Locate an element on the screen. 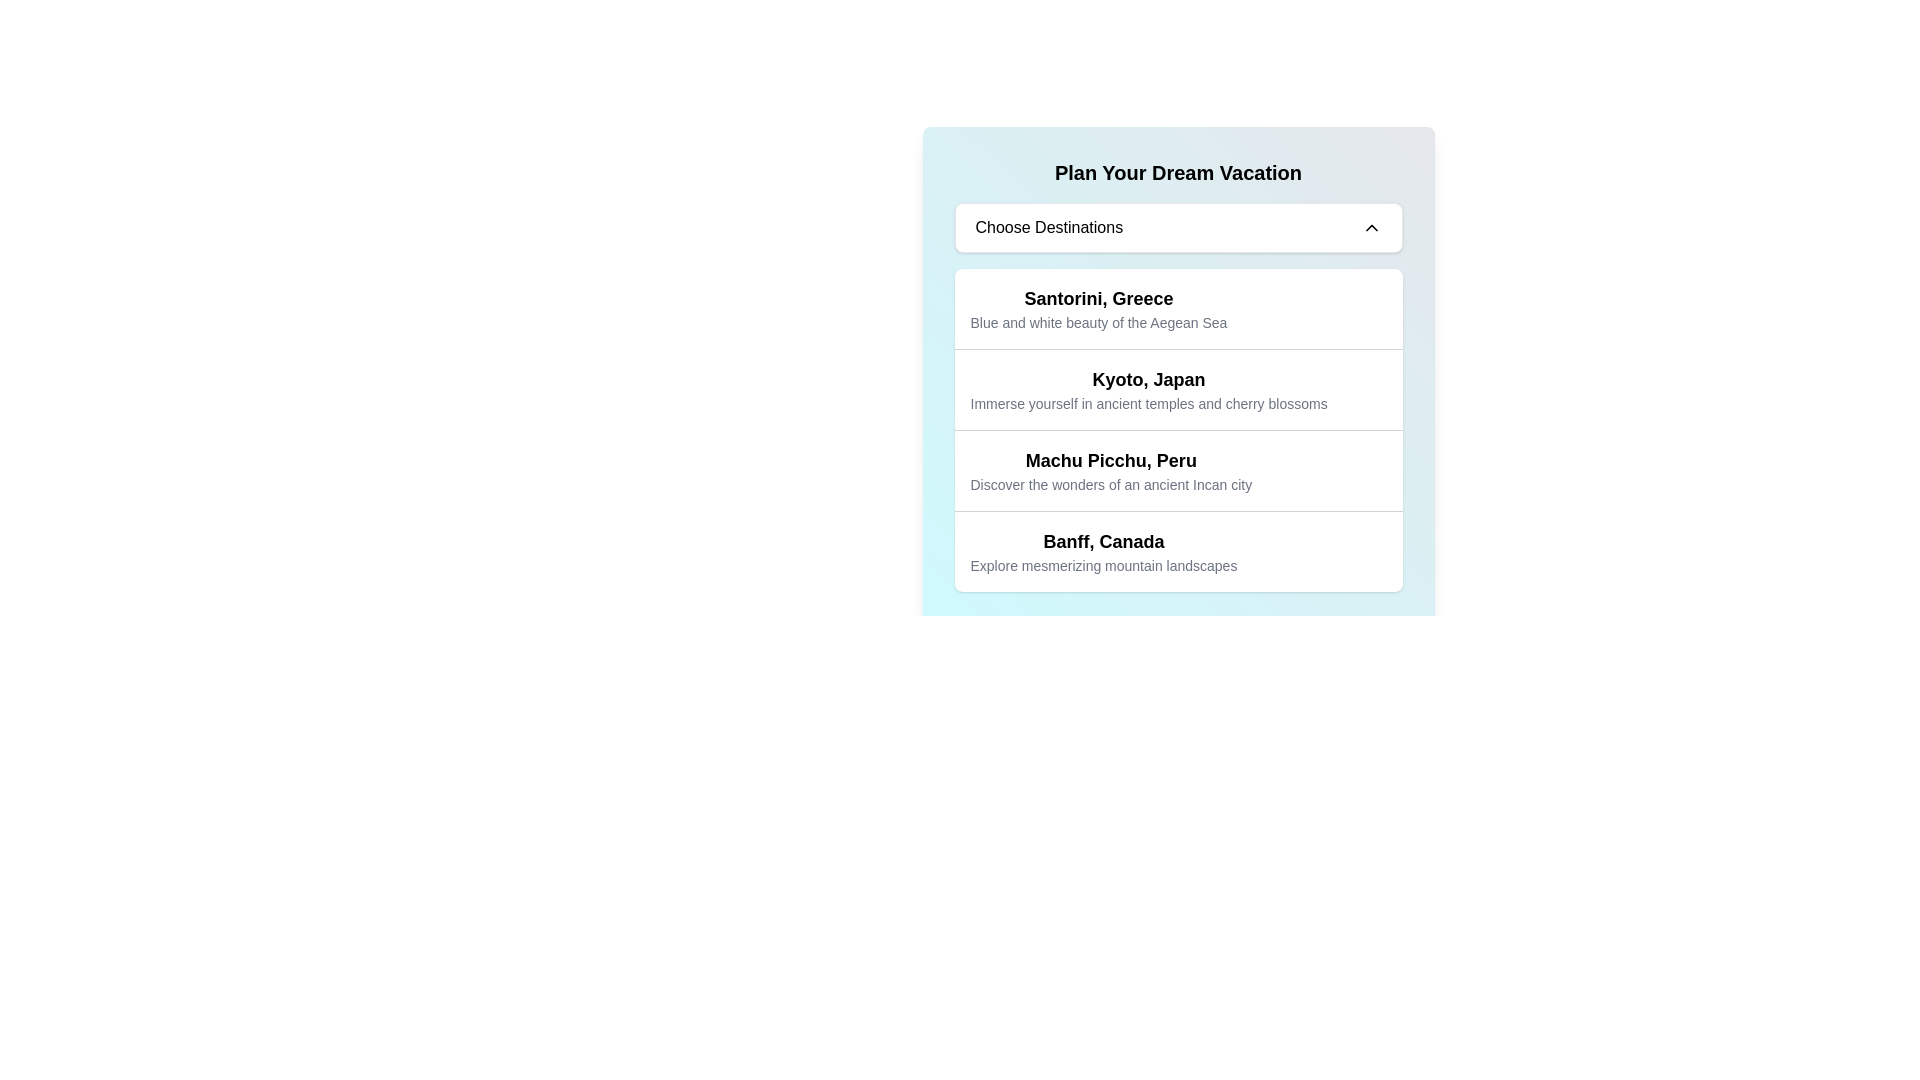 Image resolution: width=1920 pixels, height=1080 pixels. the destination selection Text element for 'Santorini, Greece' is located at coordinates (1098, 308).